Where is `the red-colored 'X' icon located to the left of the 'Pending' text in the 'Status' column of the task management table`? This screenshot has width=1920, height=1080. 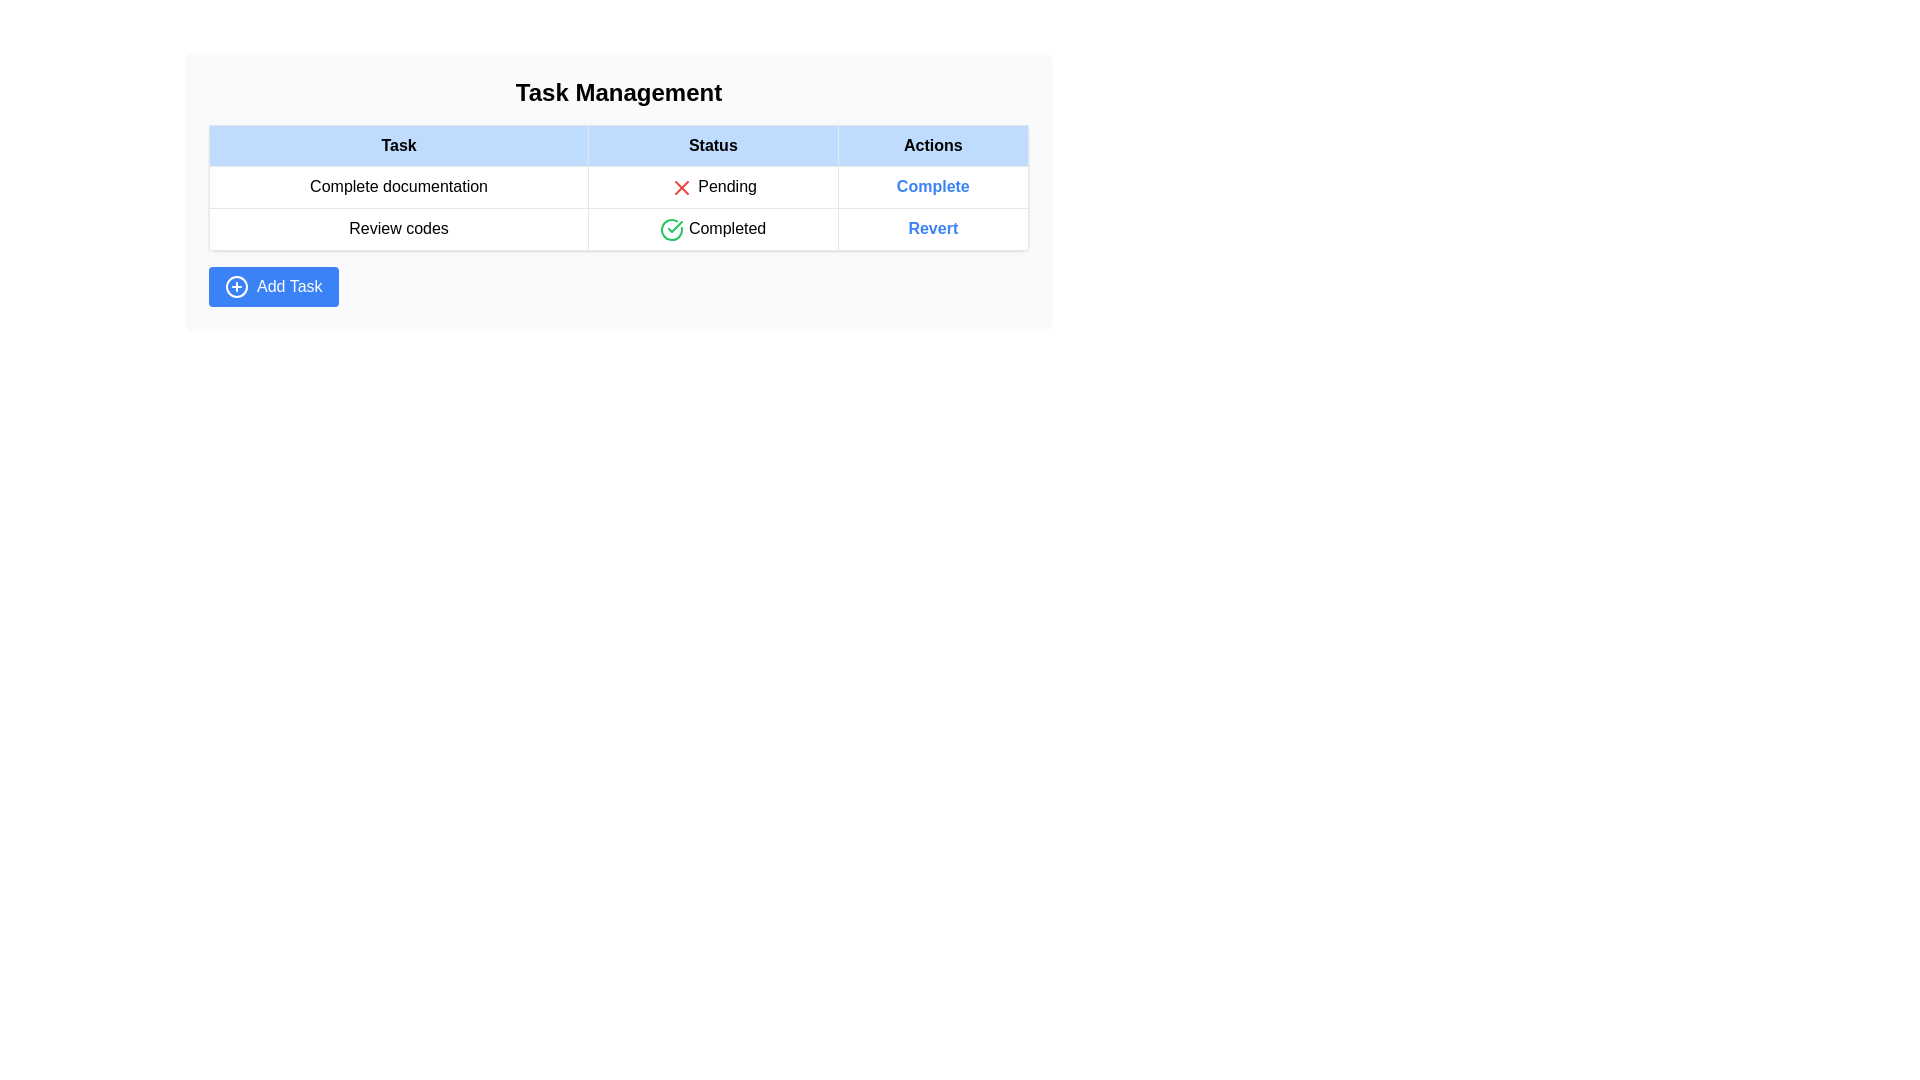
the red-colored 'X' icon located to the left of the 'Pending' text in the 'Status' column of the task management table is located at coordinates (681, 187).